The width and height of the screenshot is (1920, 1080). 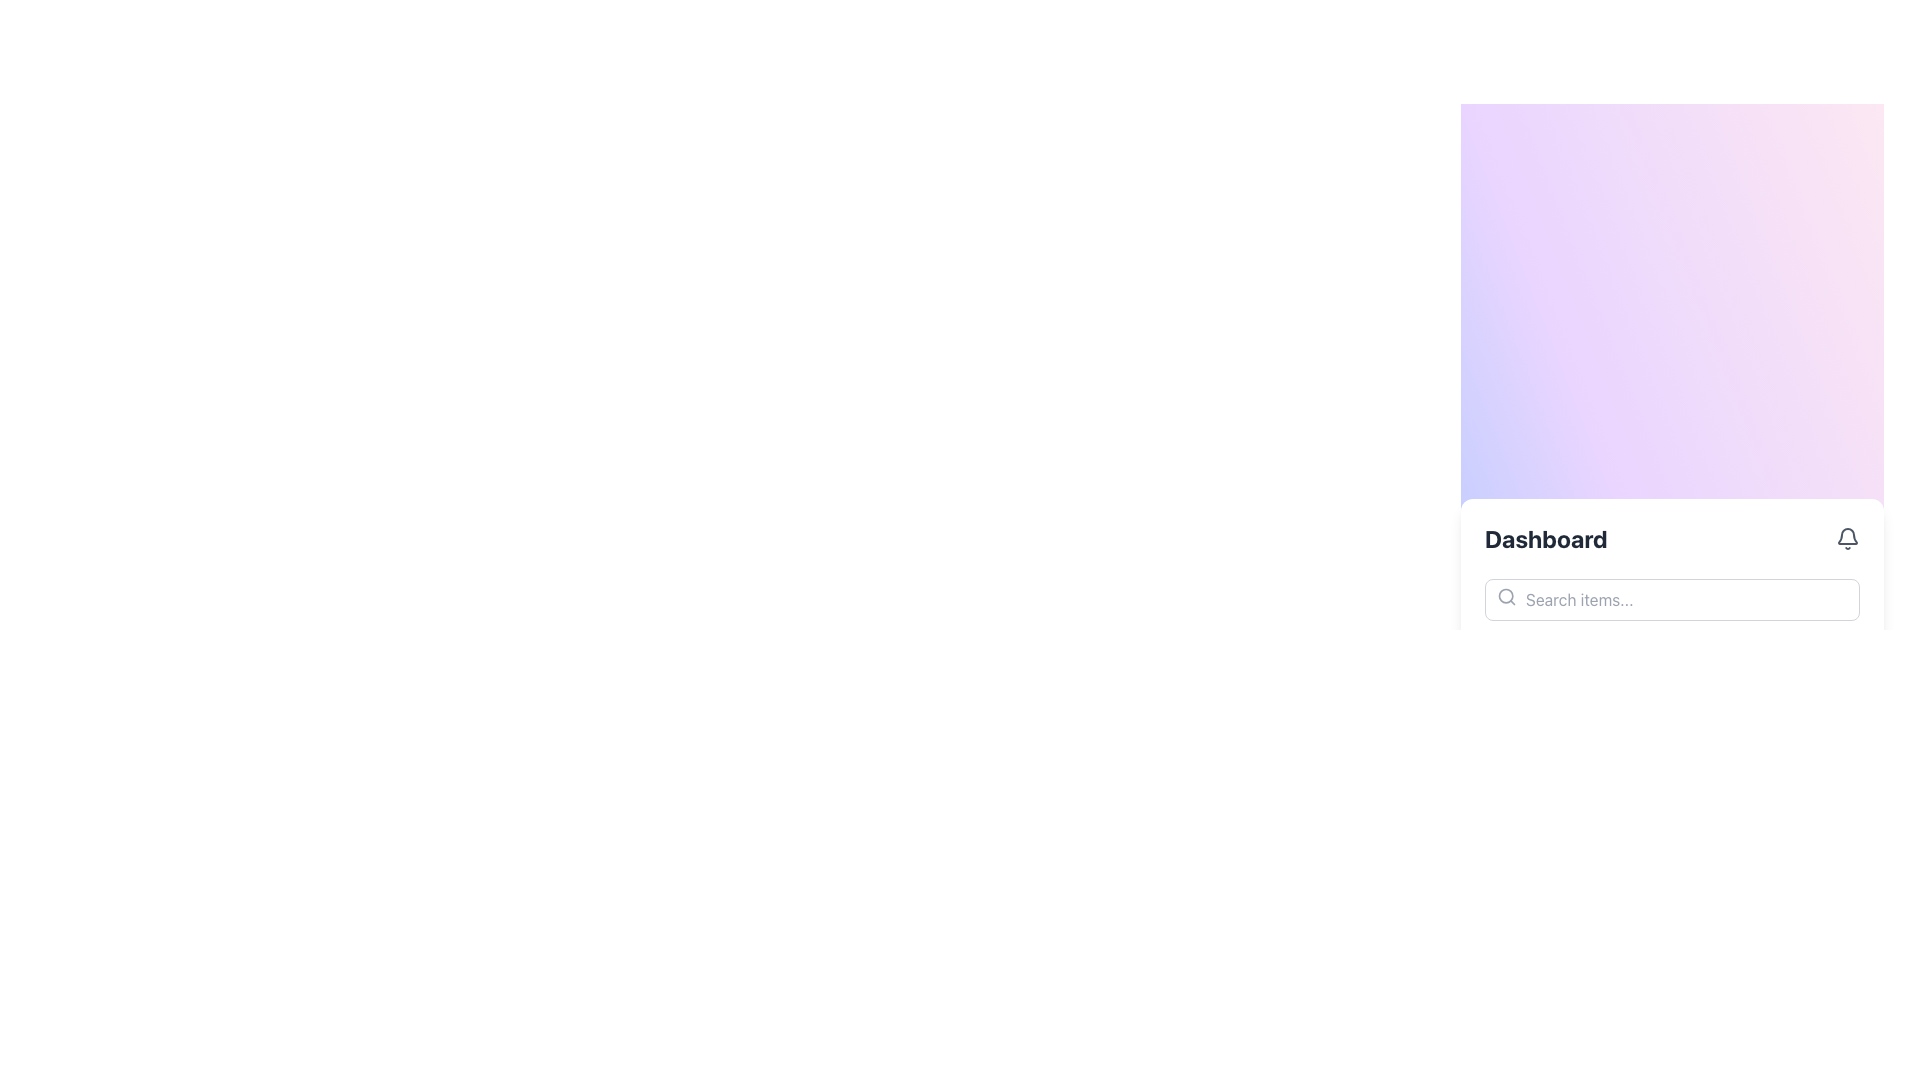 What do you see at coordinates (1507, 595) in the screenshot?
I see `the search icon located in the bottom-left corner of the search input field, which serves as a visual cue for the input box` at bounding box center [1507, 595].